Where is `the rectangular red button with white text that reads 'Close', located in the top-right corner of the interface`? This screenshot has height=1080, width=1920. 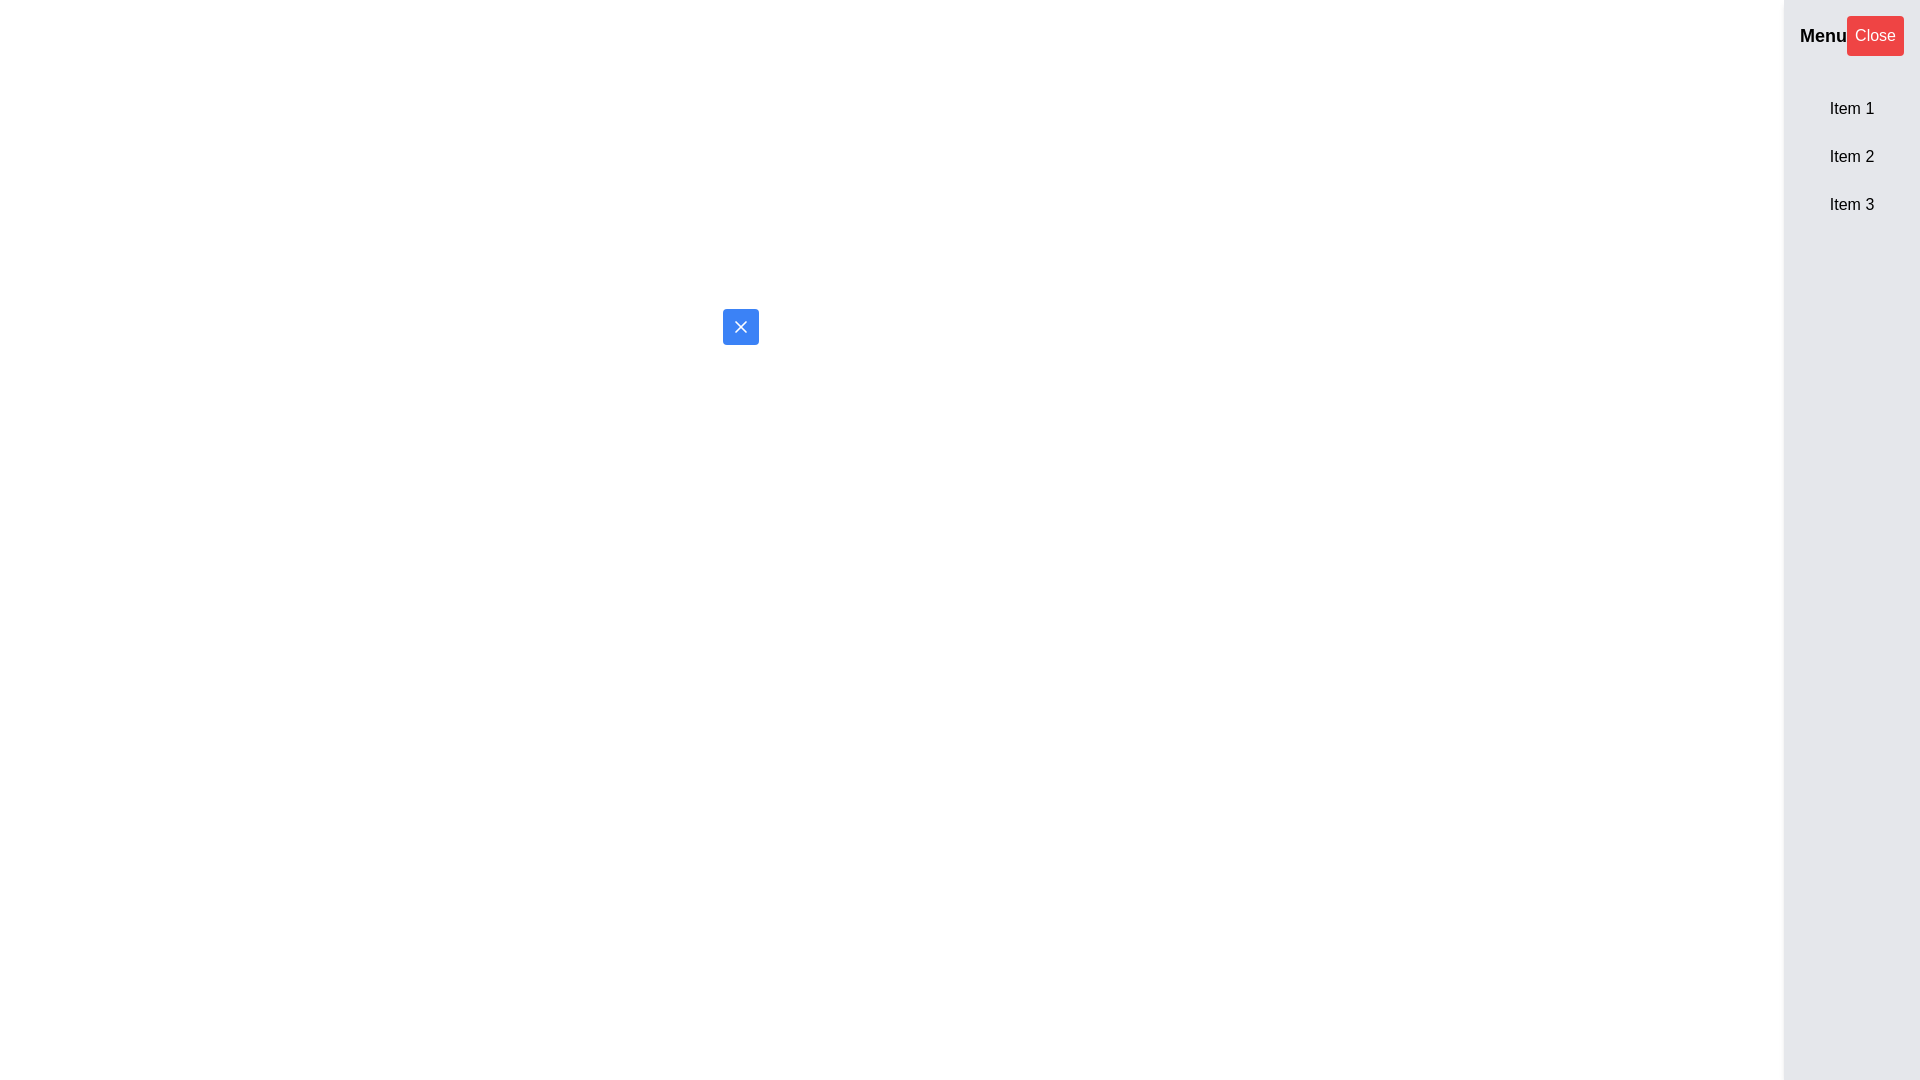 the rectangular red button with white text that reads 'Close', located in the top-right corner of the interface is located at coordinates (1874, 35).